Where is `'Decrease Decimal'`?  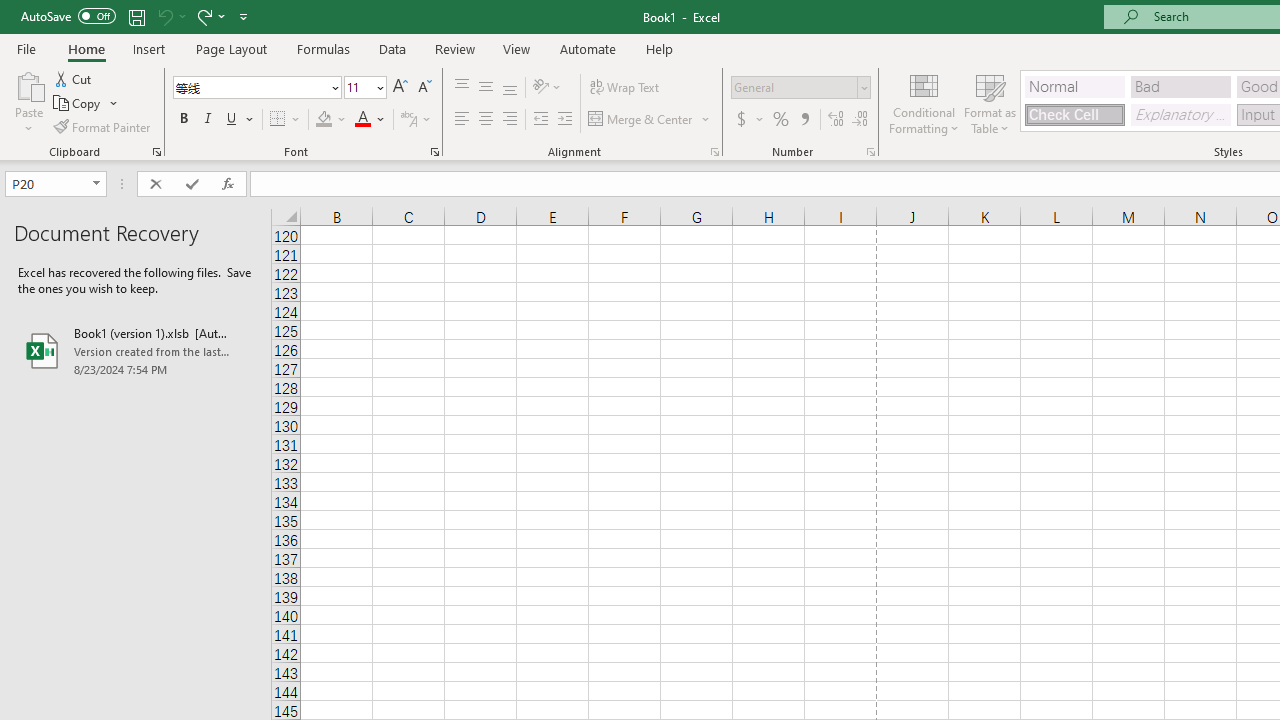
'Decrease Decimal' is located at coordinates (859, 119).